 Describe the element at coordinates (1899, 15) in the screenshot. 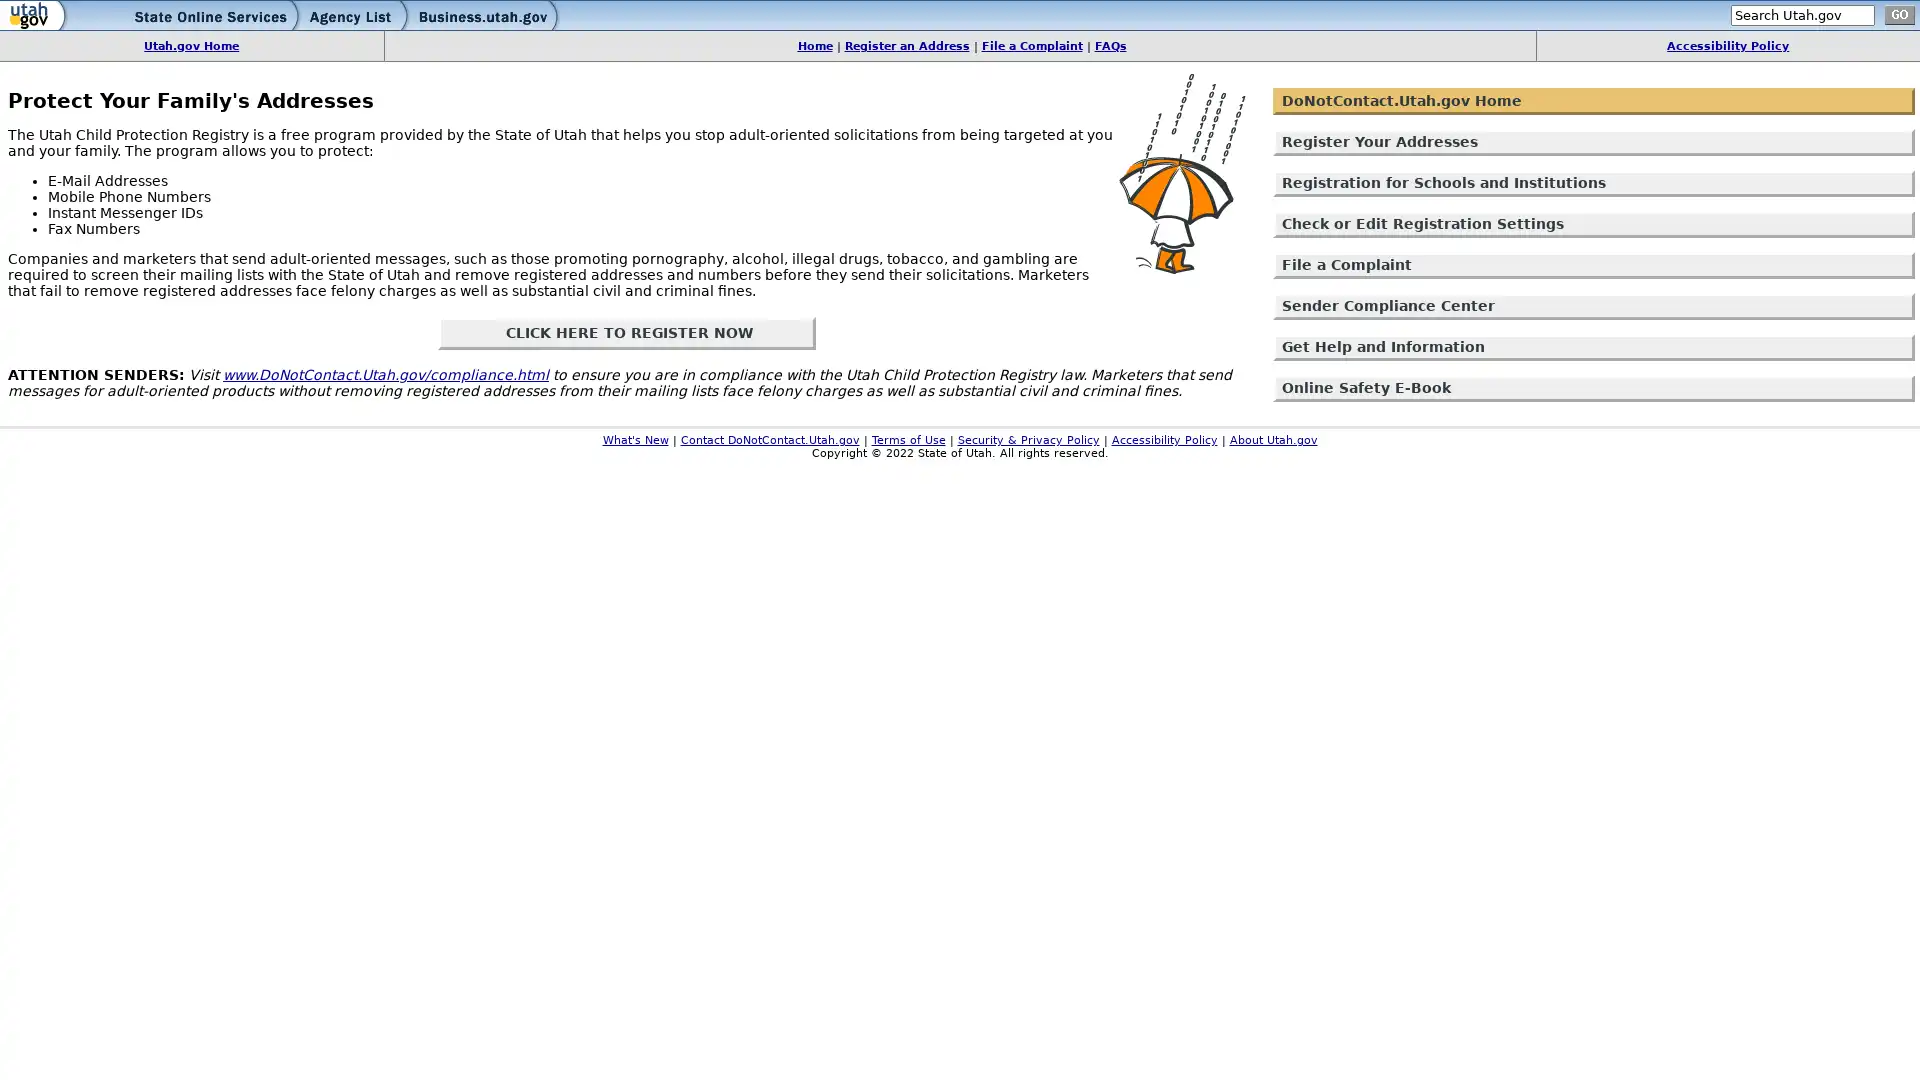

I see `go` at that location.